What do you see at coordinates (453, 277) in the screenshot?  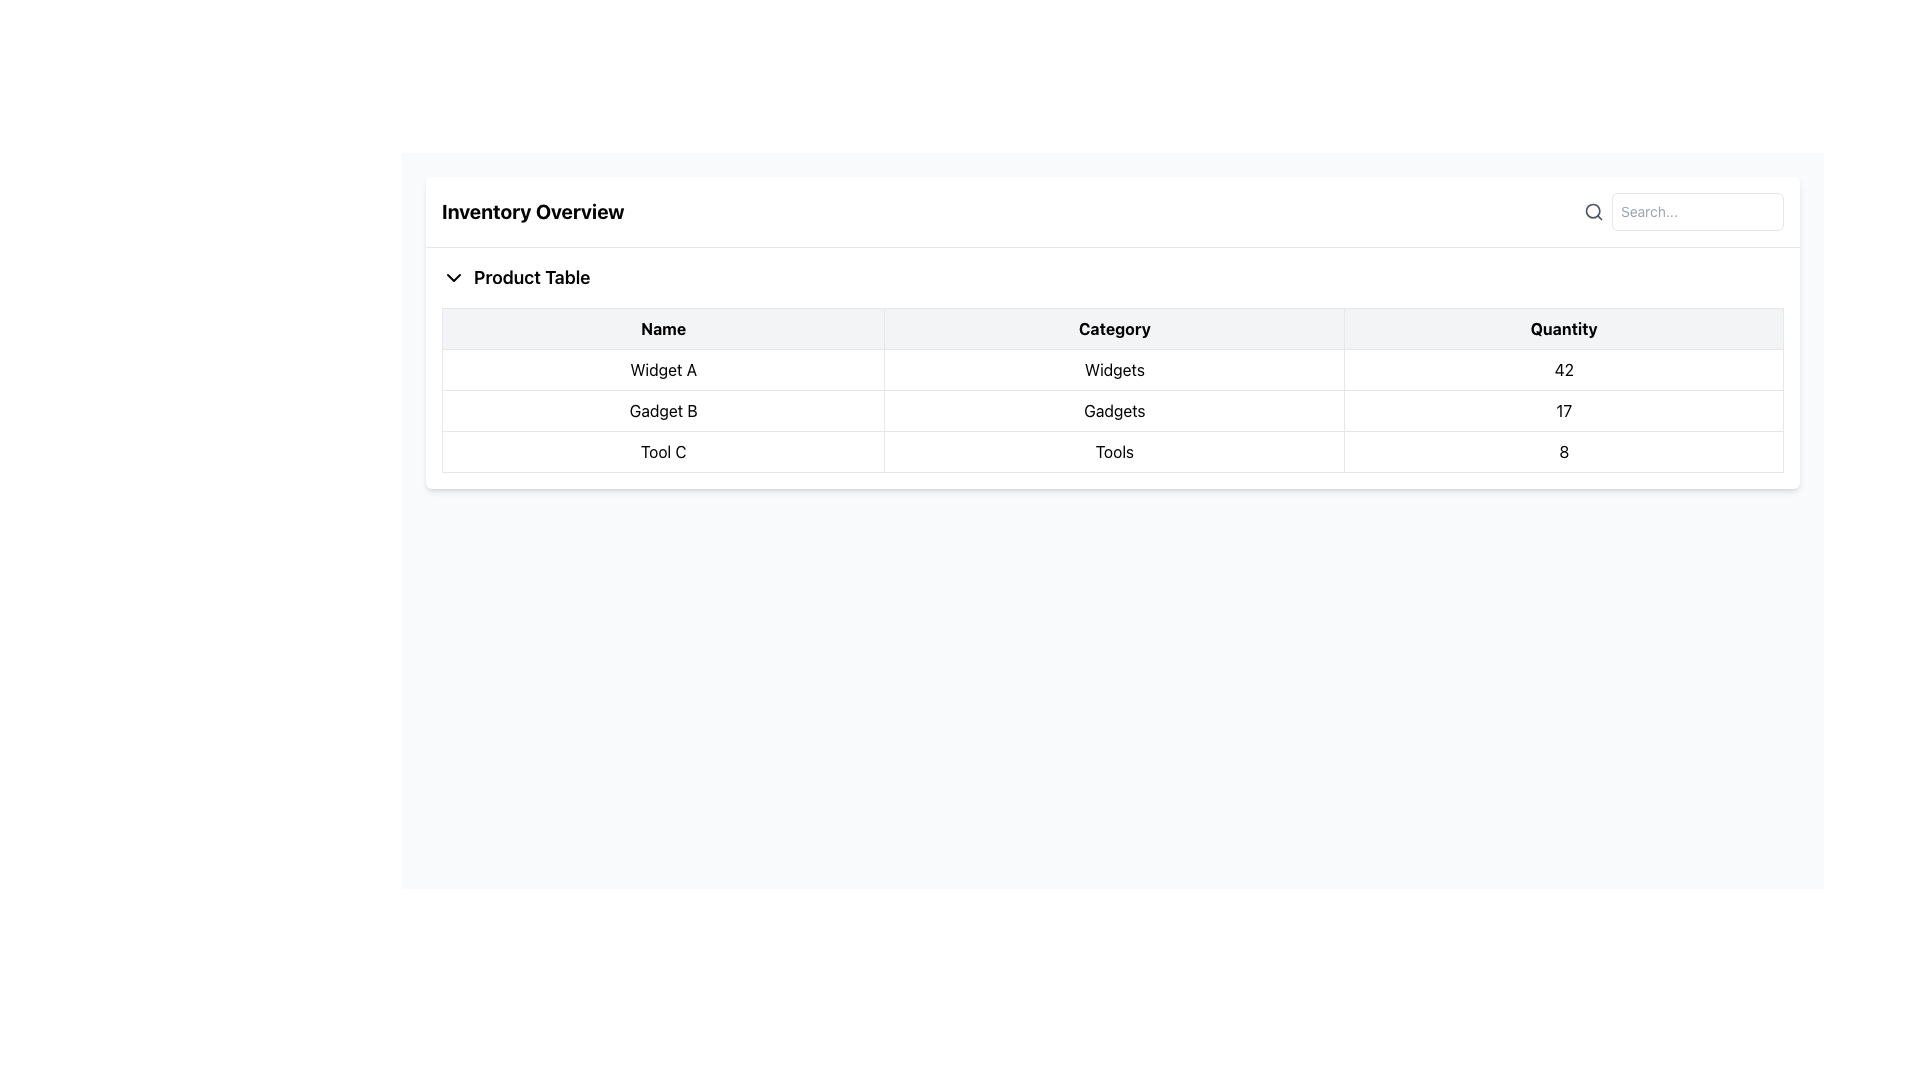 I see `the small, downward-pointing chevron arrow icon located to the immediate left of the text 'Product Table' in the header section above the table` at bounding box center [453, 277].